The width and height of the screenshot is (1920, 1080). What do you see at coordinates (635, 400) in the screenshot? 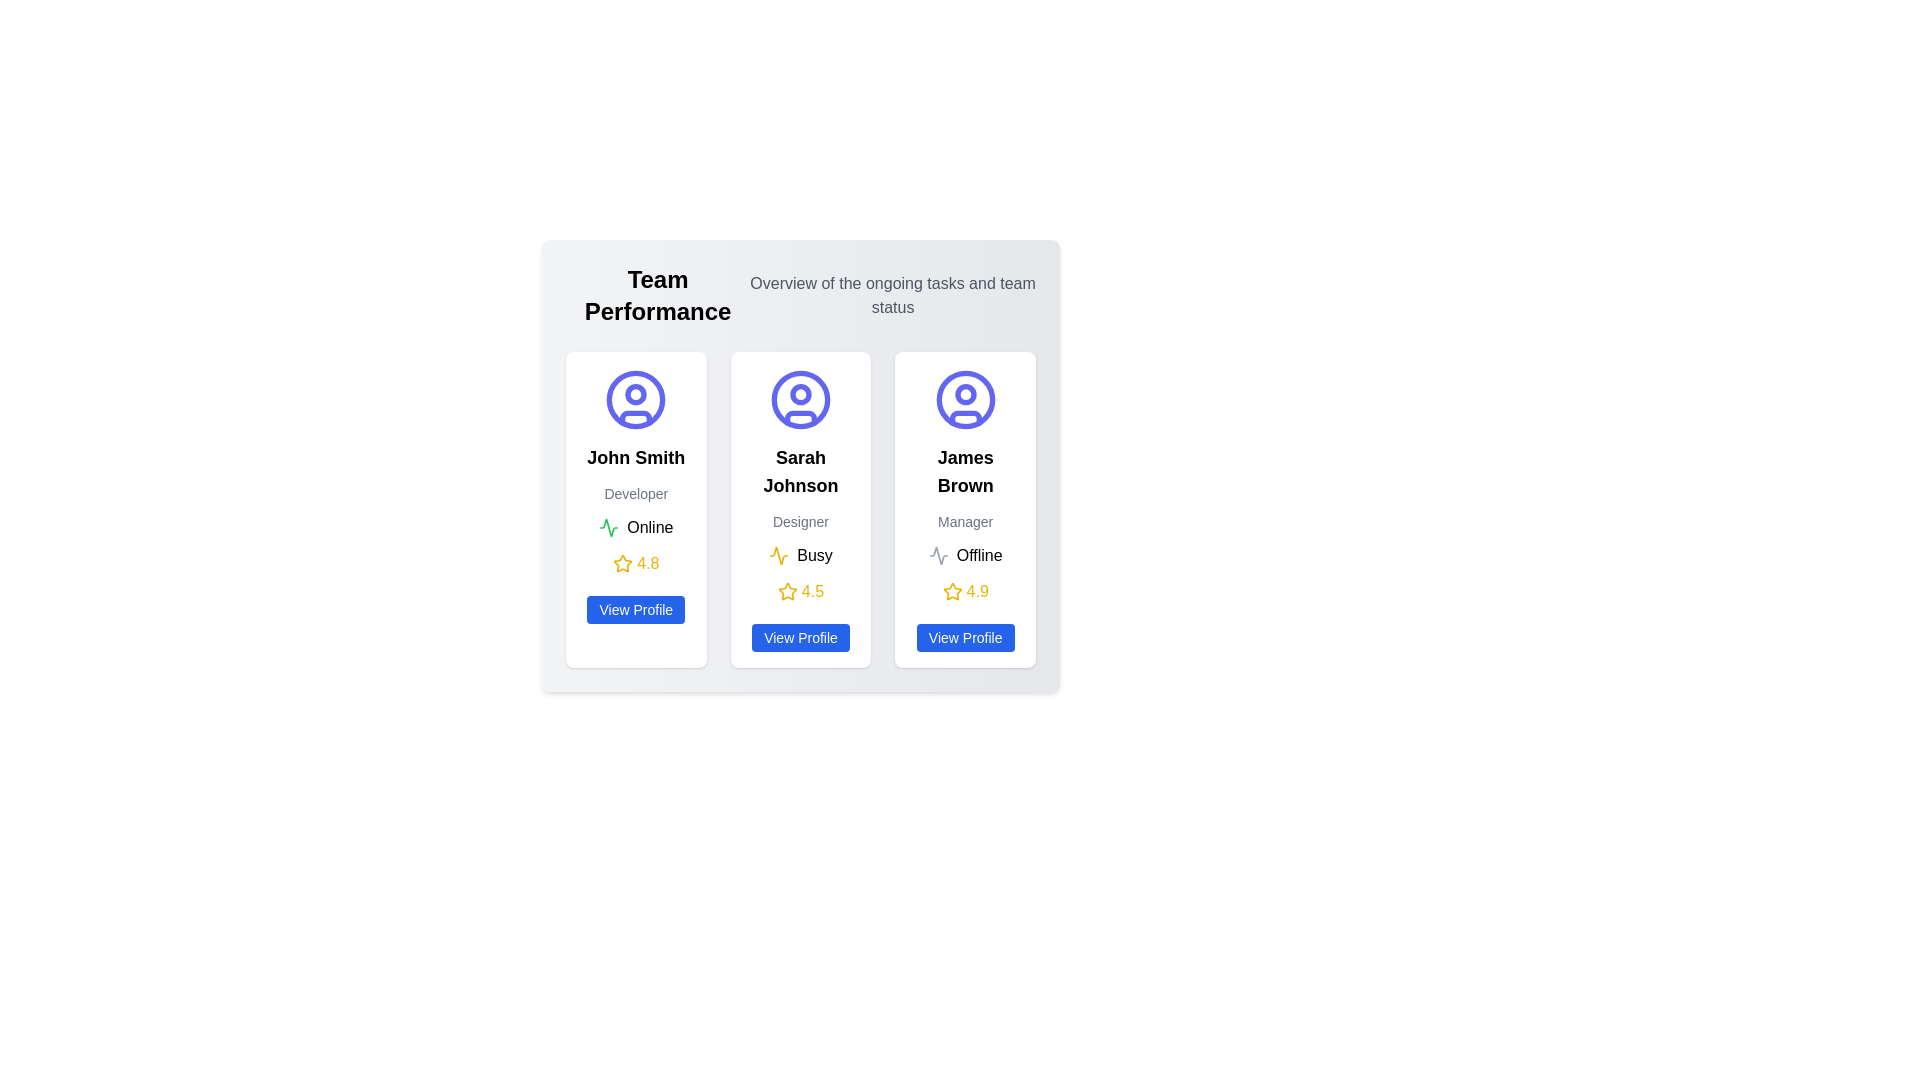
I see `the circular user icon element for 'John Smith' in the avatar section, which is positioned prominently and is the larger of two concentric circles` at bounding box center [635, 400].